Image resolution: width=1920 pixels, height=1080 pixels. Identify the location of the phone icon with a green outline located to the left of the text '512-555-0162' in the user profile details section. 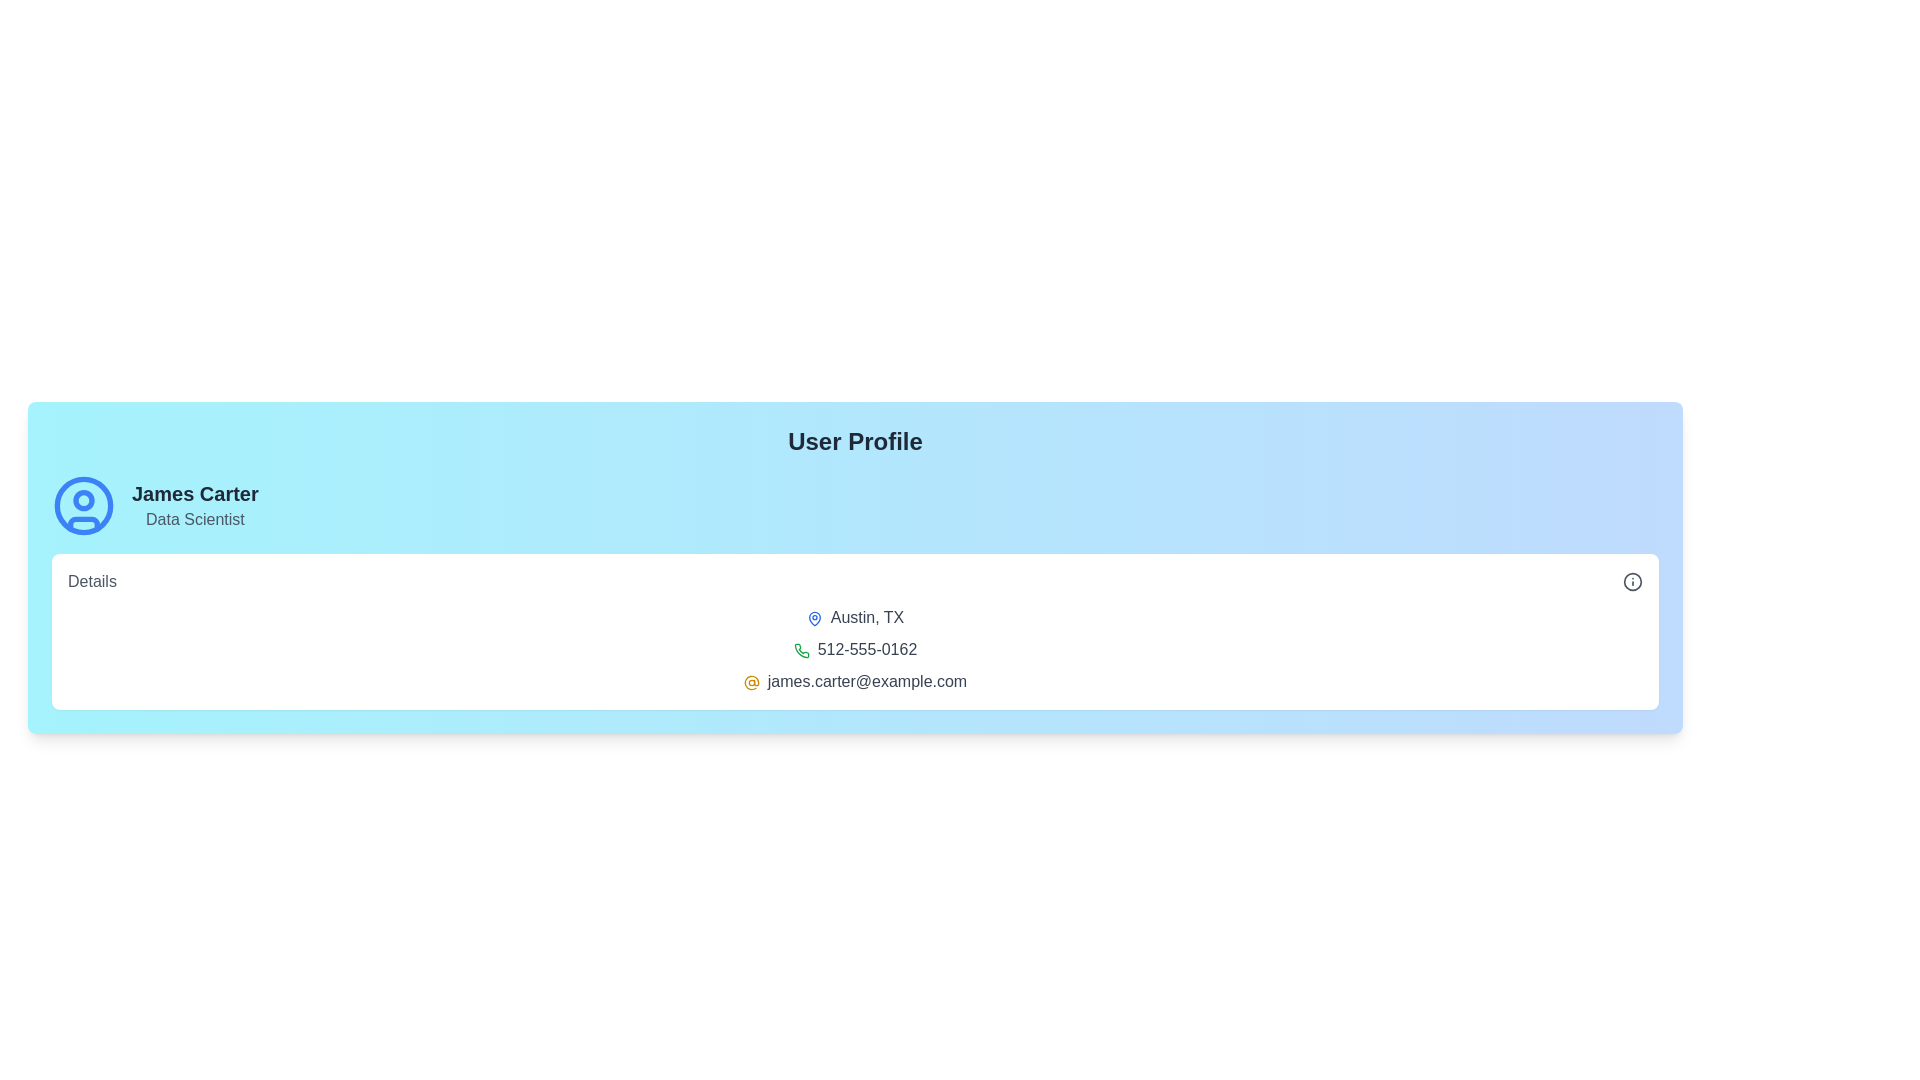
(801, 650).